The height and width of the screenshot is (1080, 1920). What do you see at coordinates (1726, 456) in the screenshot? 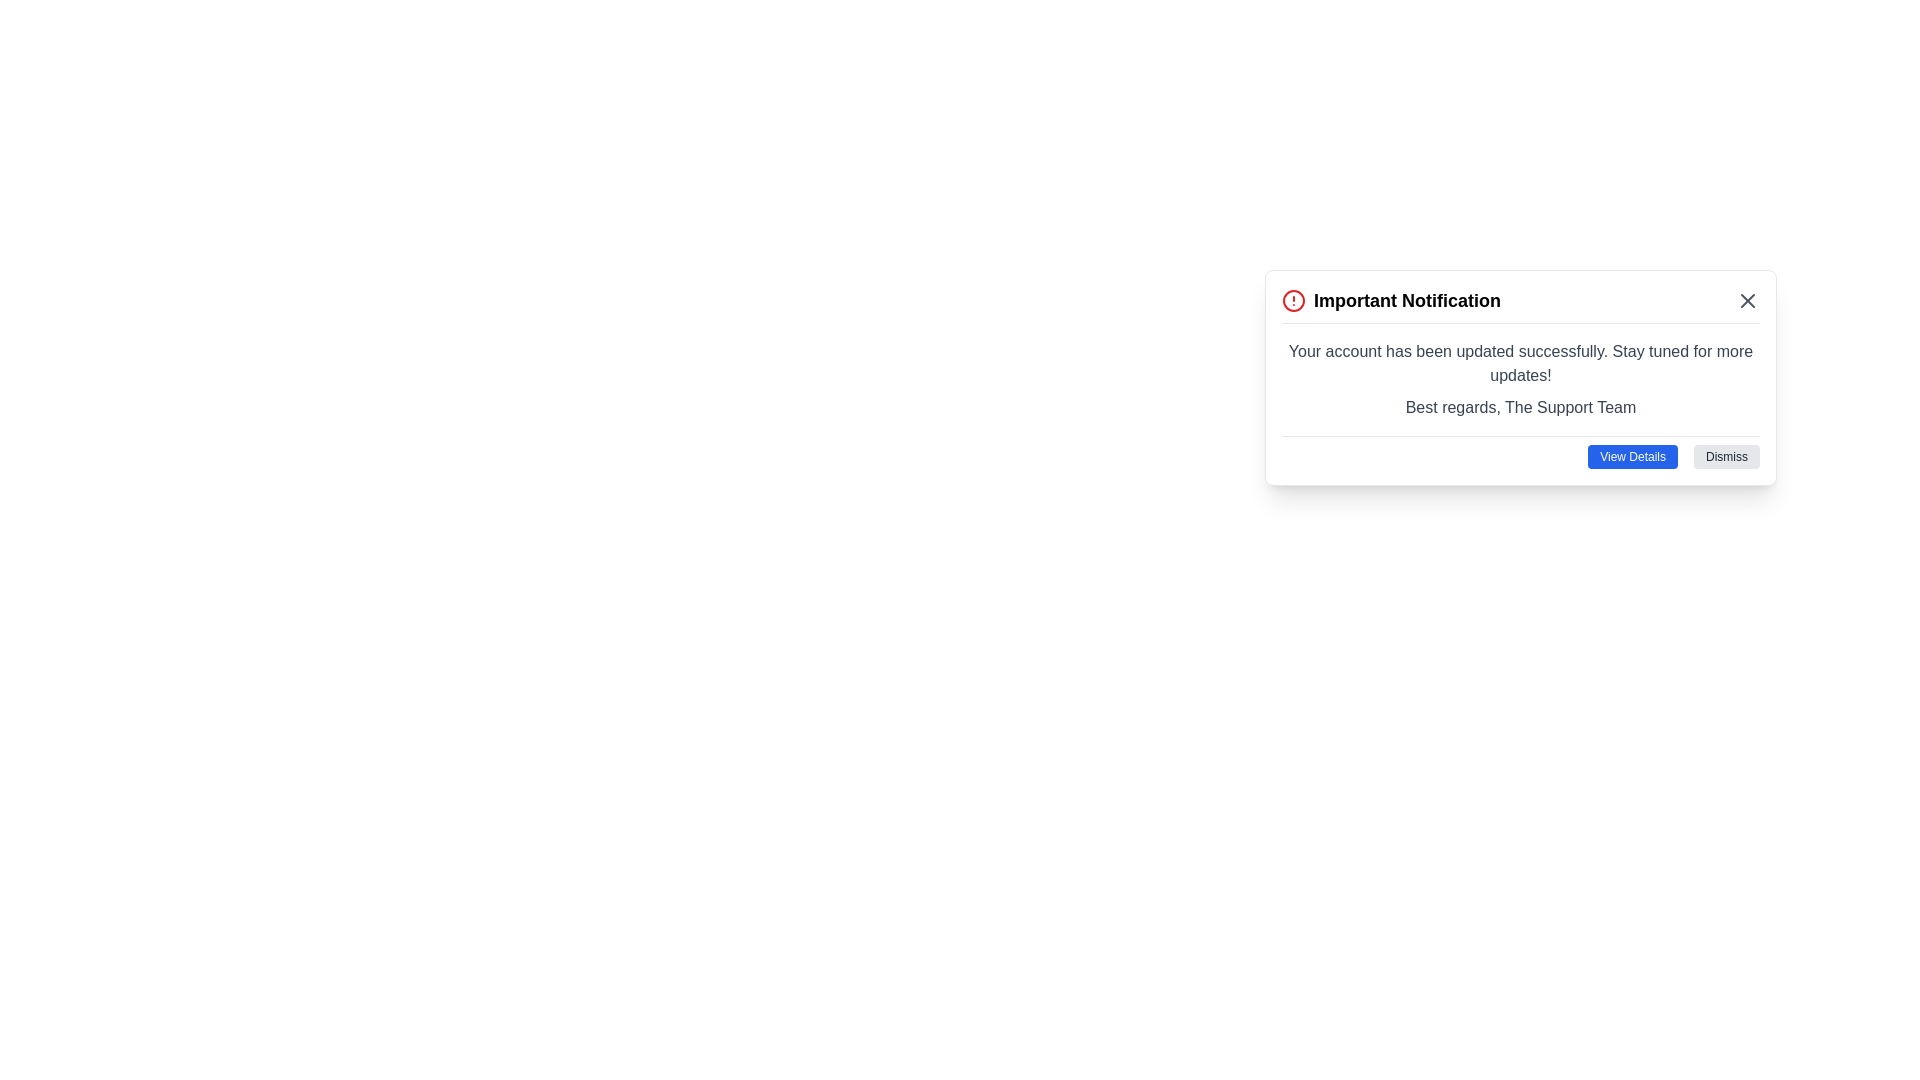
I see `the 'Dismiss' button located at the bottom-right of the notification modal` at bounding box center [1726, 456].